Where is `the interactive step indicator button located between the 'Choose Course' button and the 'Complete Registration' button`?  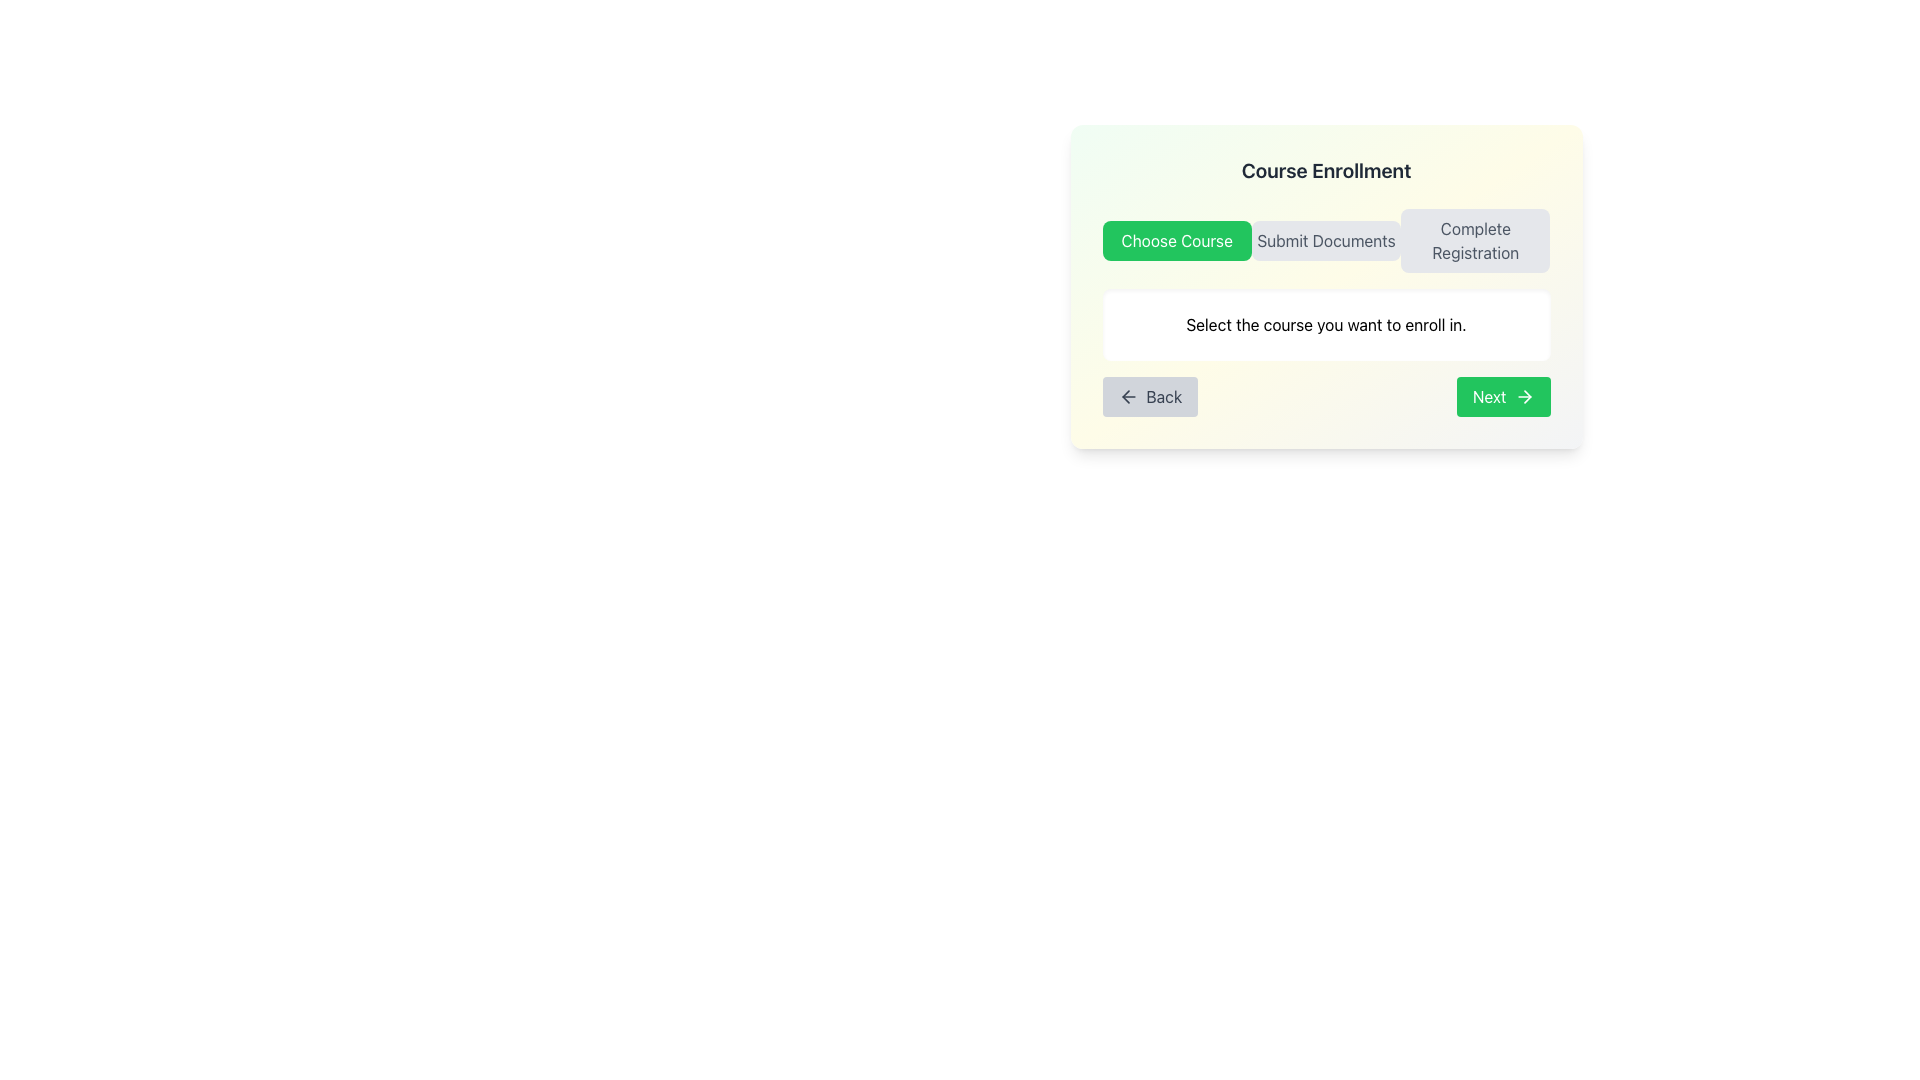
the interactive step indicator button located between the 'Choose Course' button and the 'Complete Registration' button is located at coordinates (1326, 239).